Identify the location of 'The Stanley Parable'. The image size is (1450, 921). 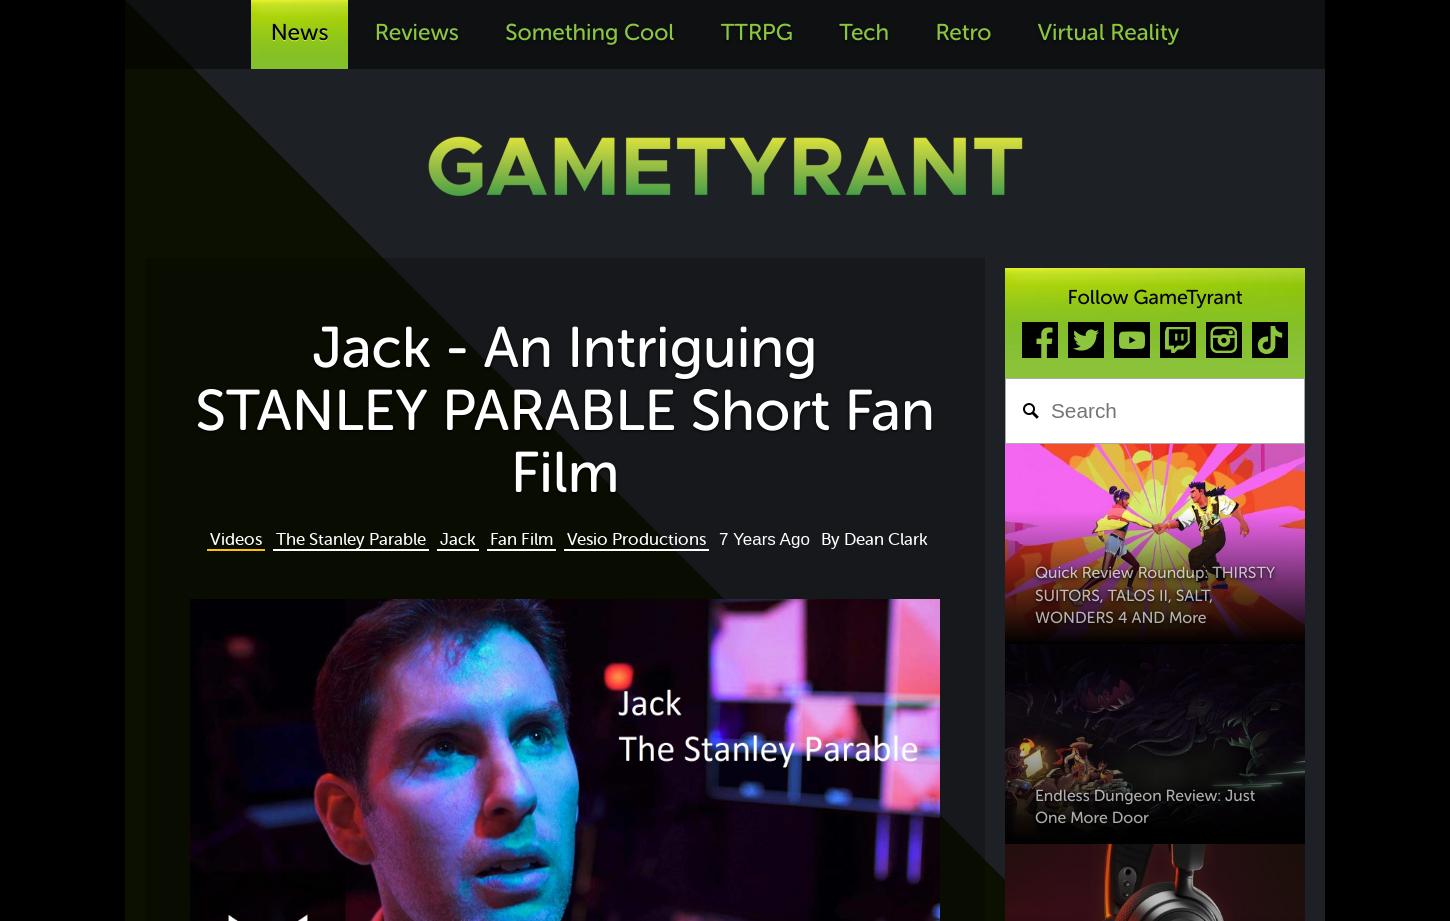
(351, 538).